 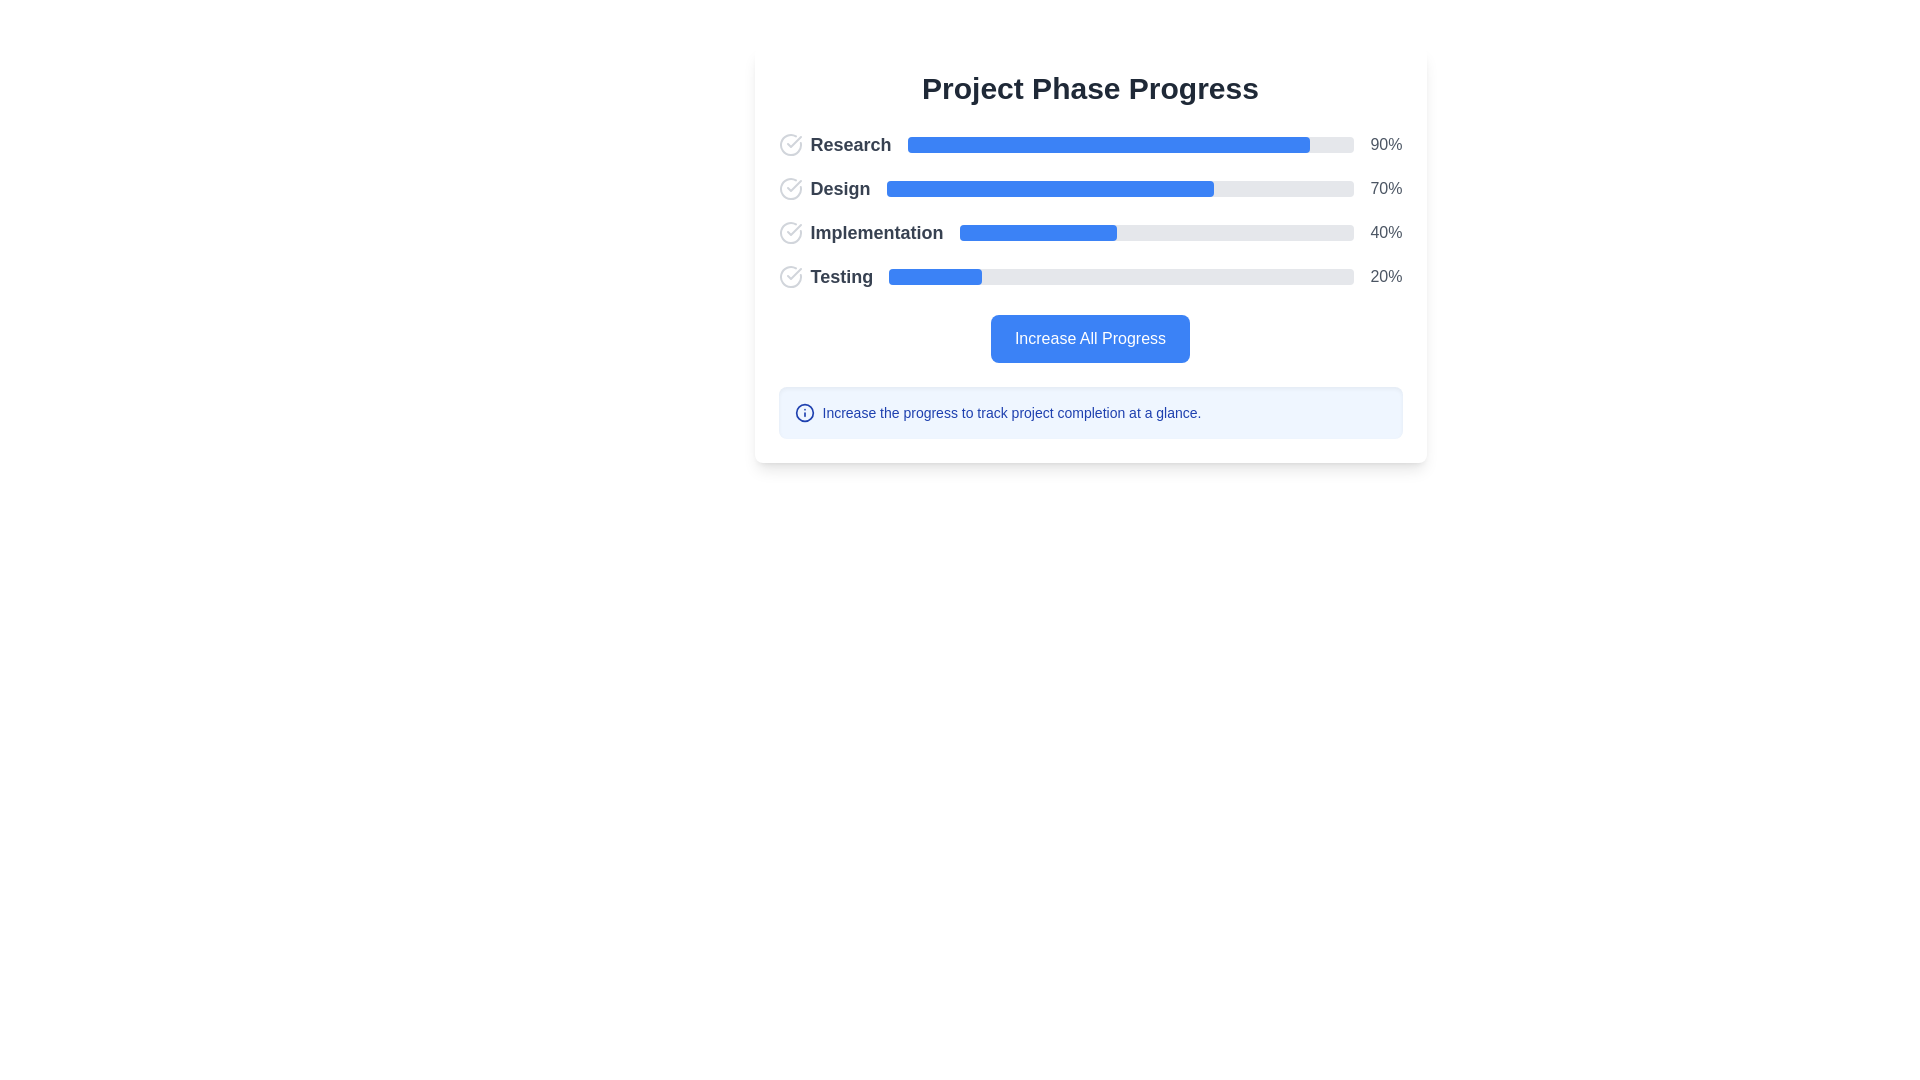 What do you see at coordinates (824, 189) in the screenshot?
I see `the text label displaying 'Design' which is styled in bold black font, located in the vertical list of progress categories, positioned between 'Research' and 'Implementation'` at bounding box center [824, 189].